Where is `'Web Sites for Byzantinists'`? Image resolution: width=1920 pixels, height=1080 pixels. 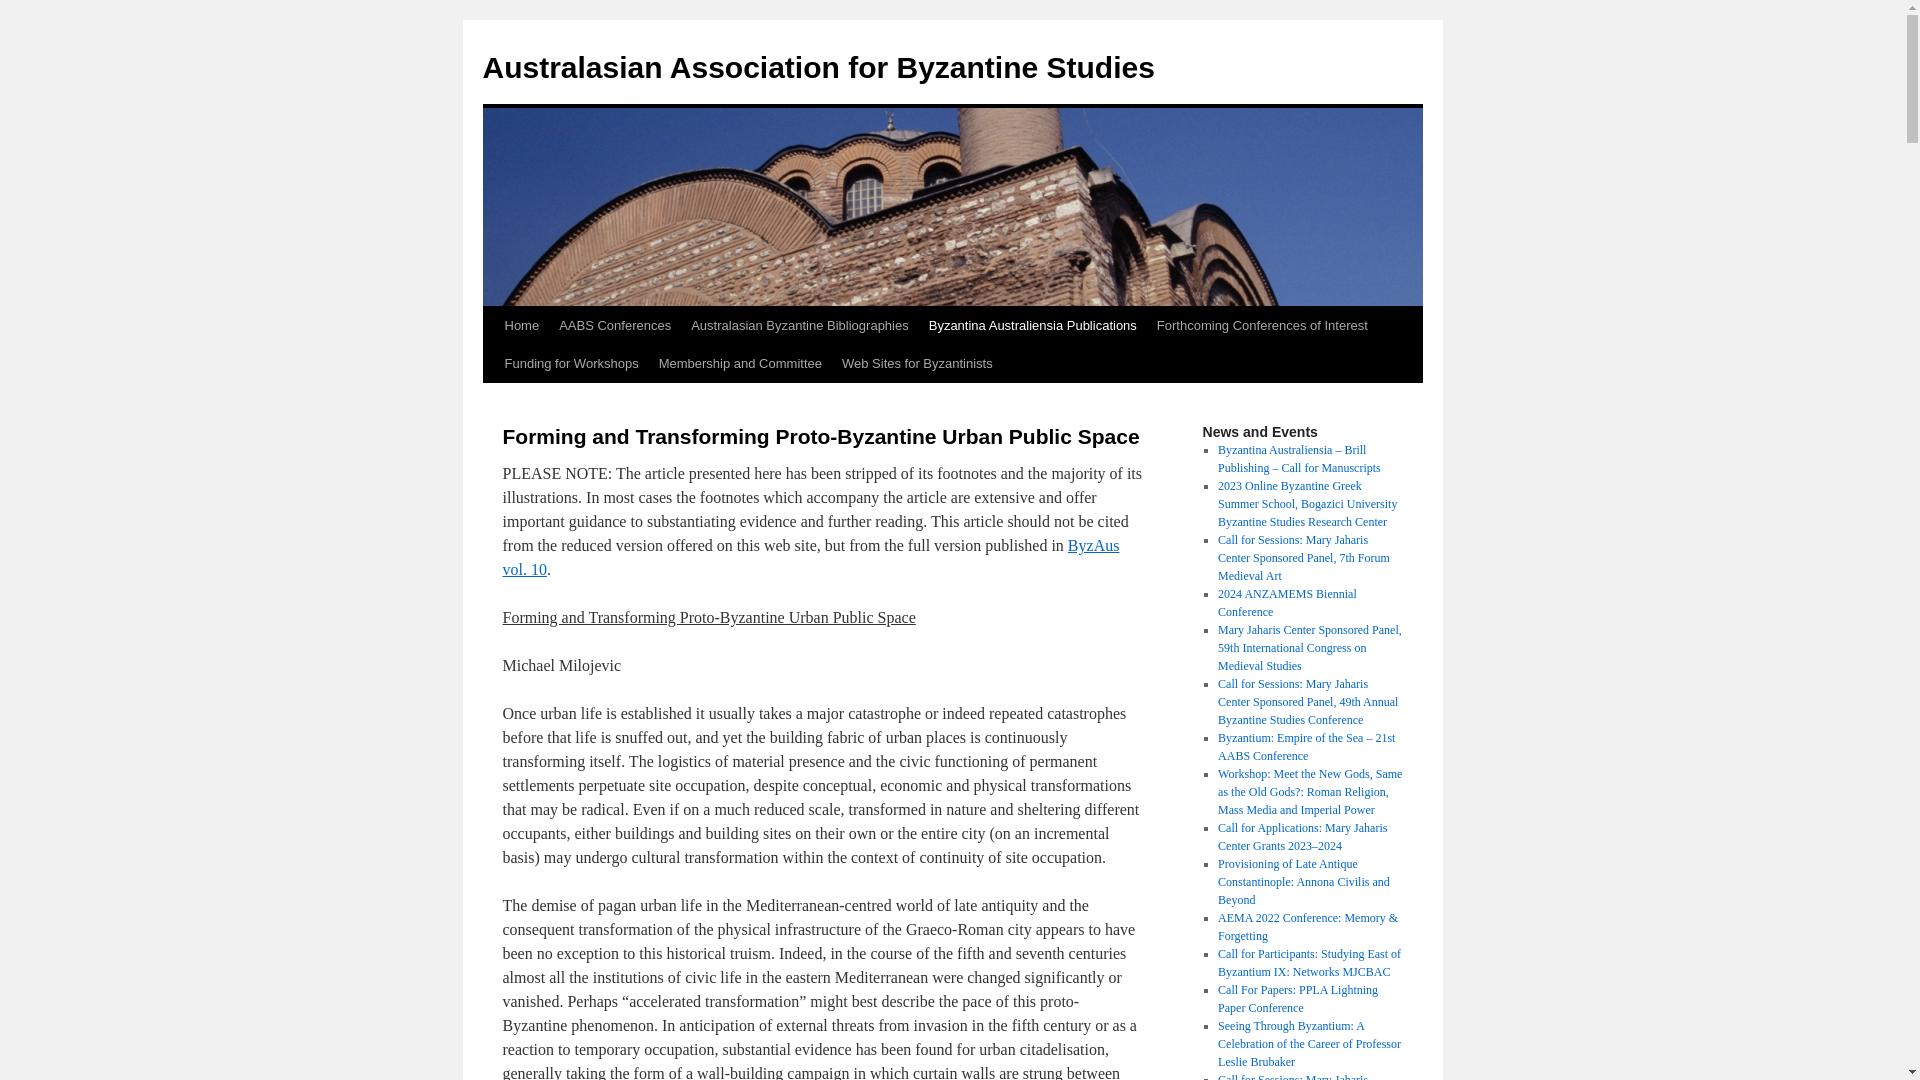 'Web Sites for Byzantinists' is located at coordinates (916, 363).